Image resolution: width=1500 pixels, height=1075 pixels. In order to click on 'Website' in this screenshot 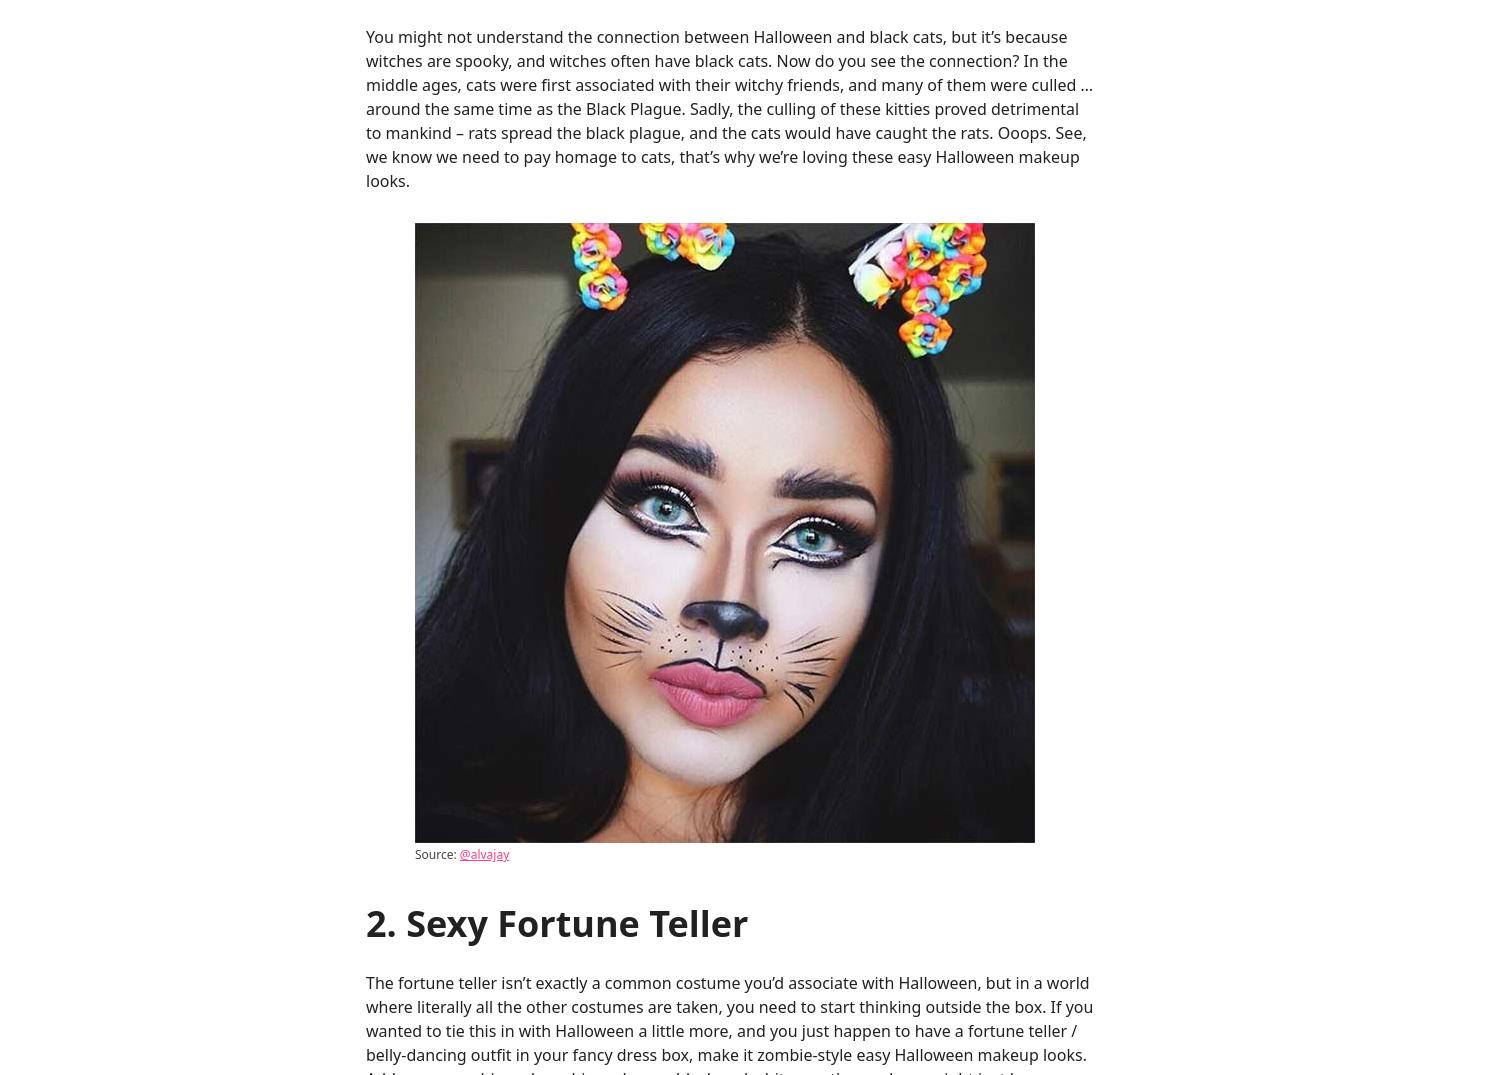, I will do `click(396, 826)`.